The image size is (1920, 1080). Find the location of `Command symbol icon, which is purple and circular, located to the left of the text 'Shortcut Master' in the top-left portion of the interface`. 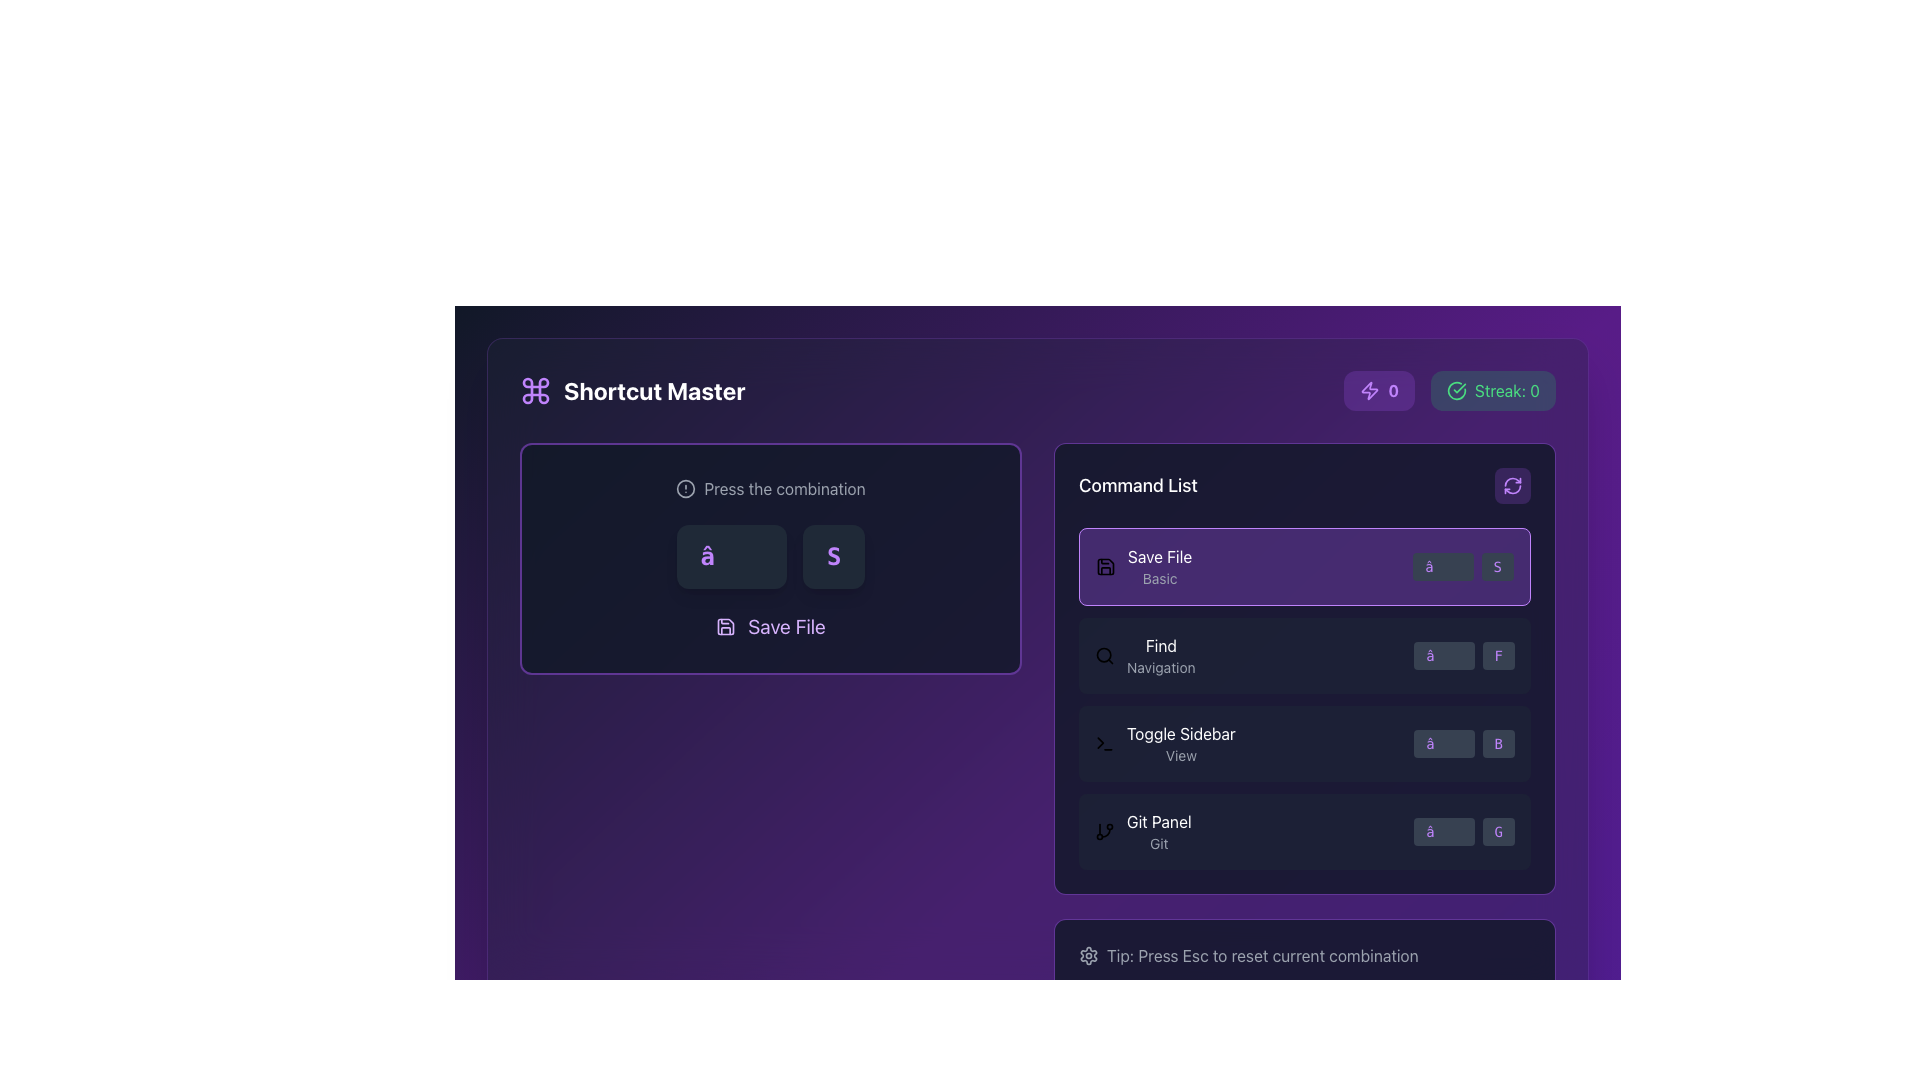

Command symbol icon, which is purple and circular, located to the left of the text 'Shortcut Master' in the top-left portion of the interface is located at coordinates (536, 390).